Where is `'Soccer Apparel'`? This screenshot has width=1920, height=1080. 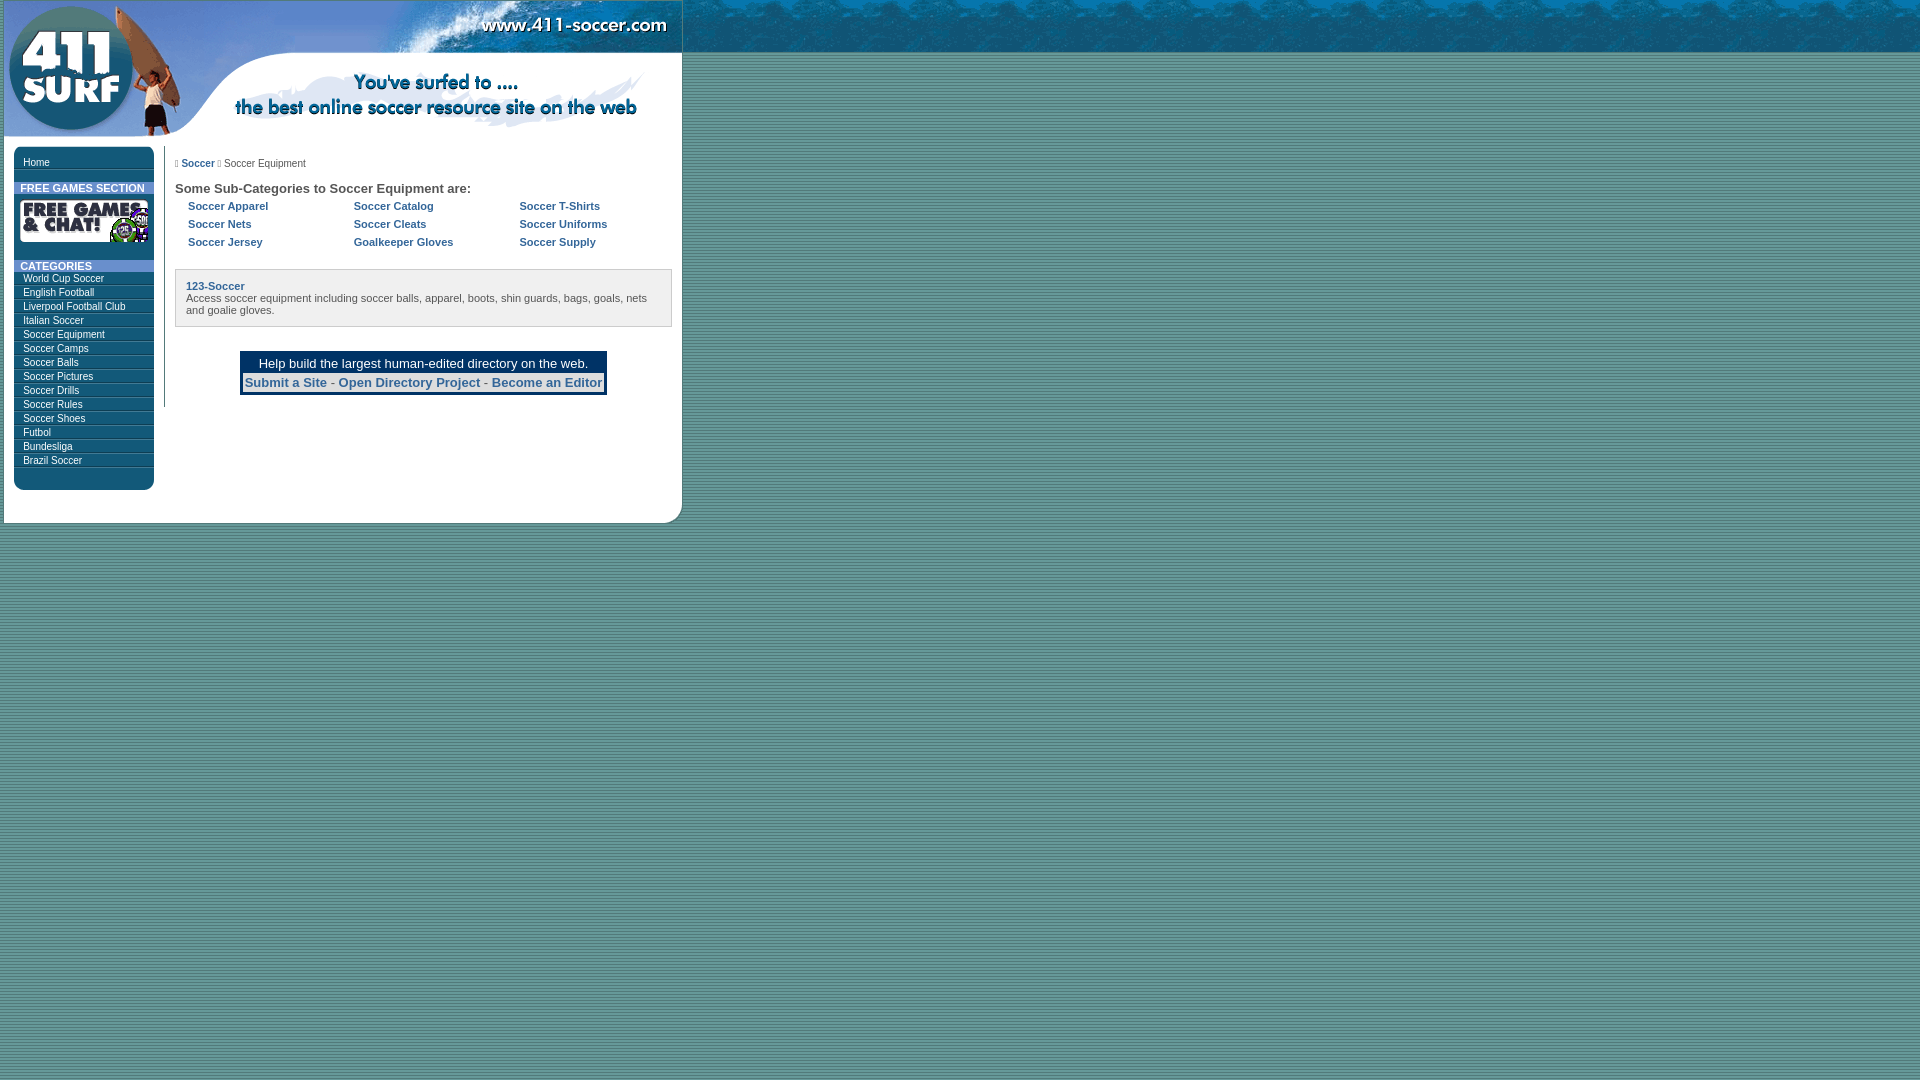 'Soccer Apparel' is located at coordinates (227, 205).